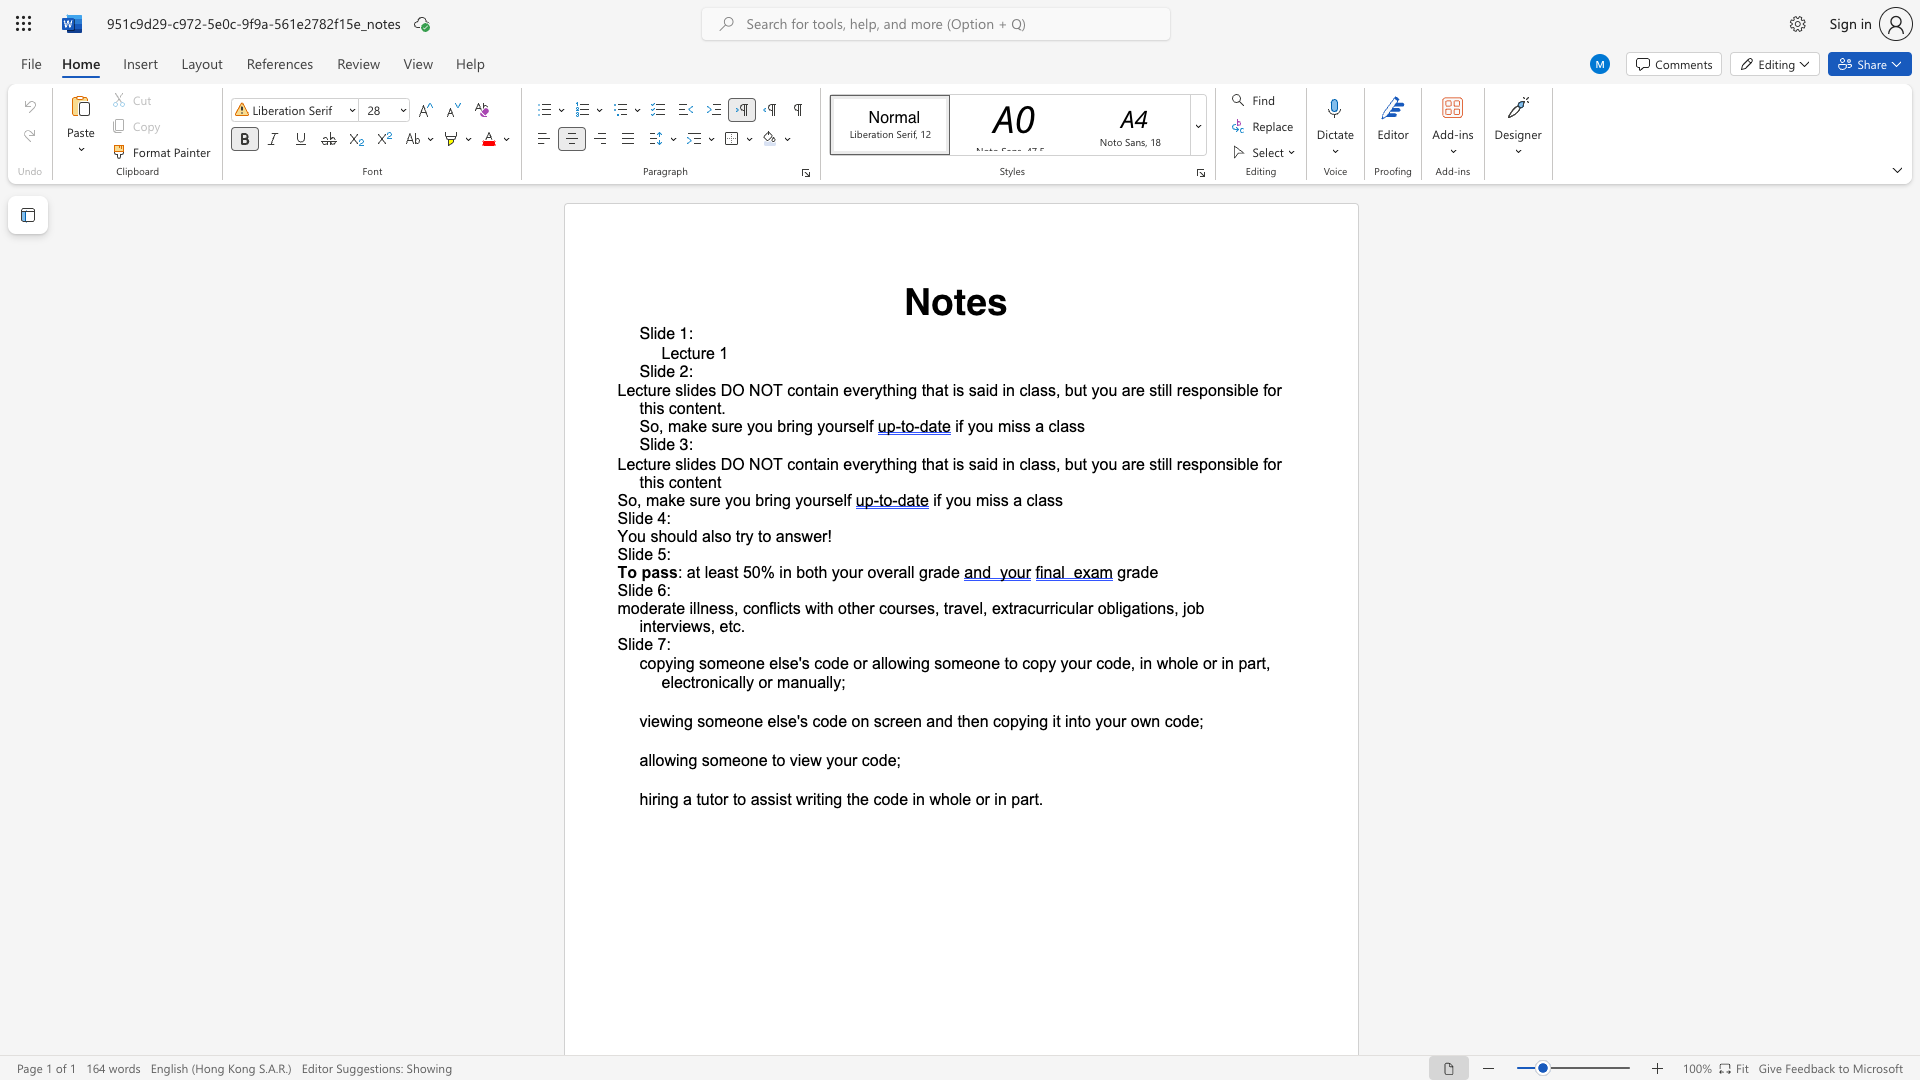 This screenshot has width=1920, height=1080. Describe the element at coordinates (984, 425) in the screenshot. I see `the subset text "u miss a clas" within the text "if you miss a class"` at that location.